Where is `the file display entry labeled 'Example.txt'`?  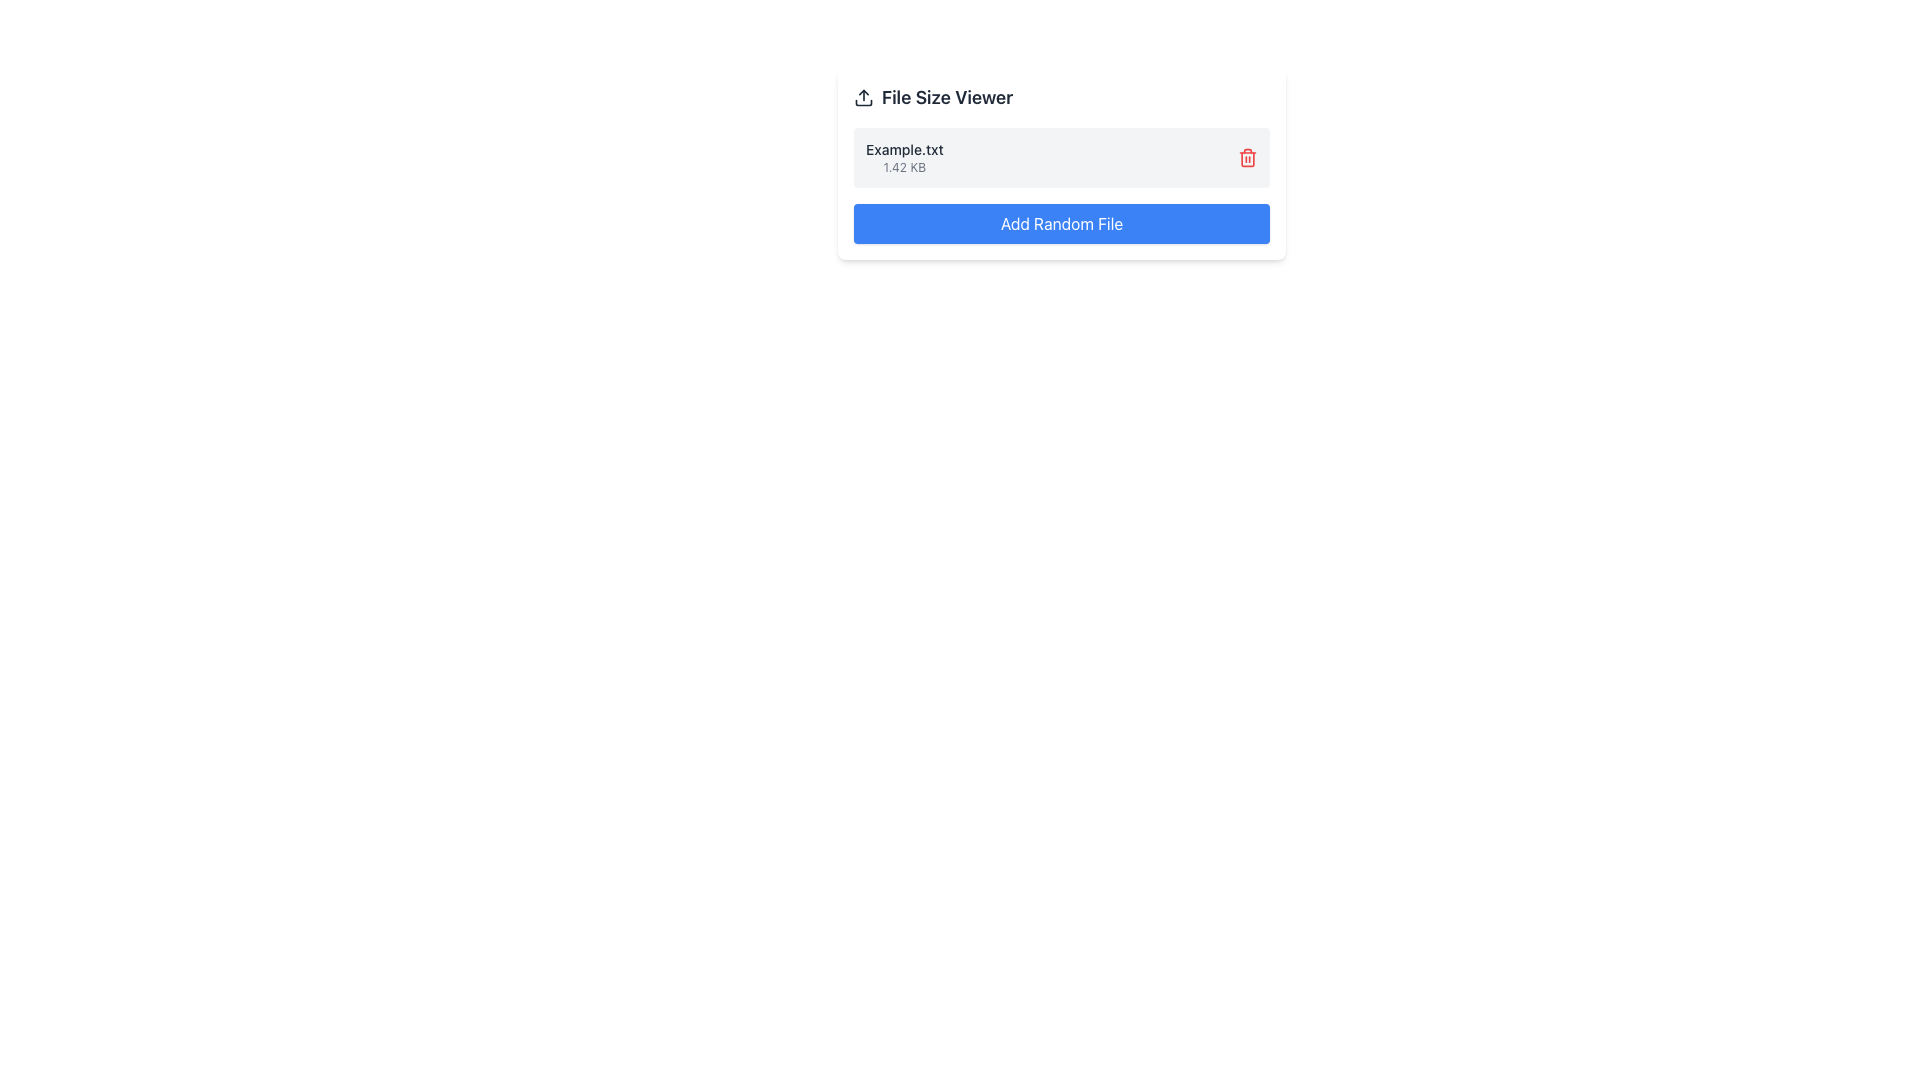
the file display entry labeled 'Example.txt' is located at coordinates (1060, 163).